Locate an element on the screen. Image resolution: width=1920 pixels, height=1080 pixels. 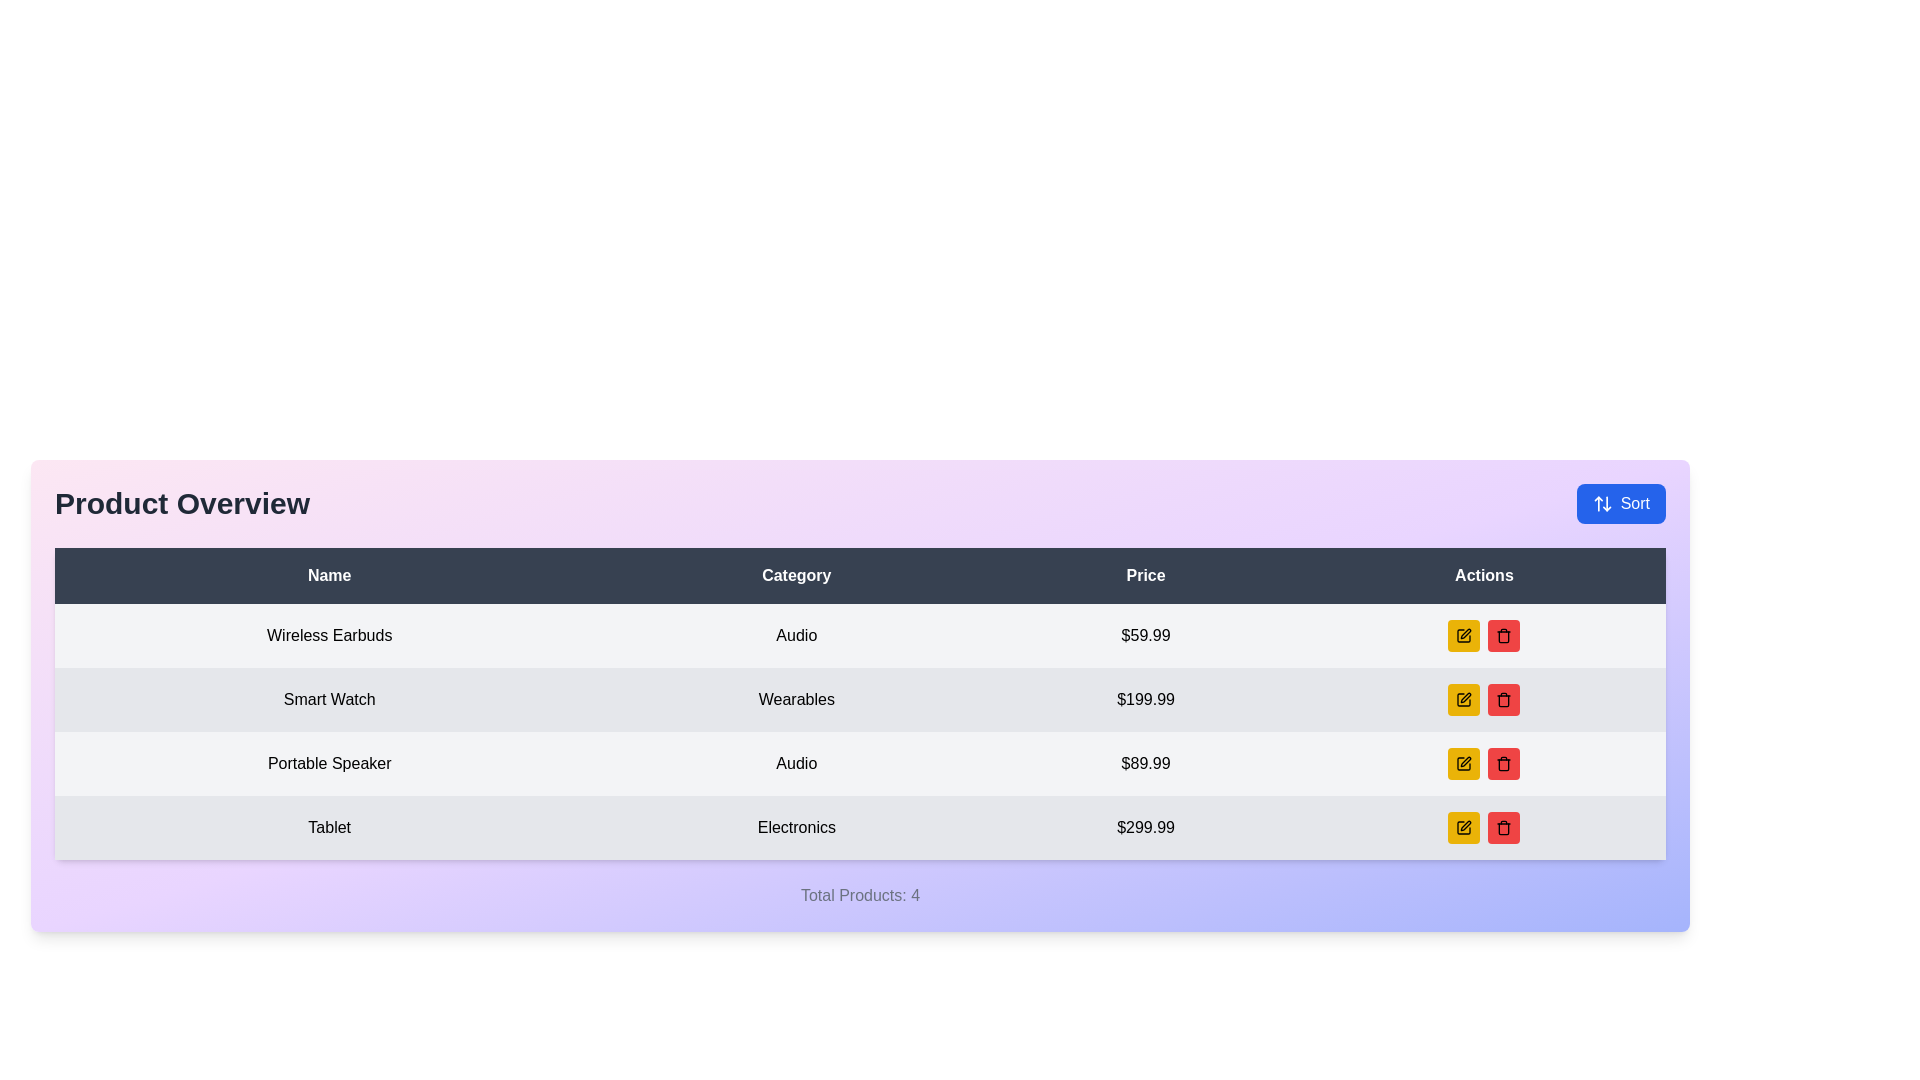
the edit button with a yellow background and pen icon located in the 'Actions' column for the 'Wireless Earbuds' entry is located at coordinates (1464, 636).